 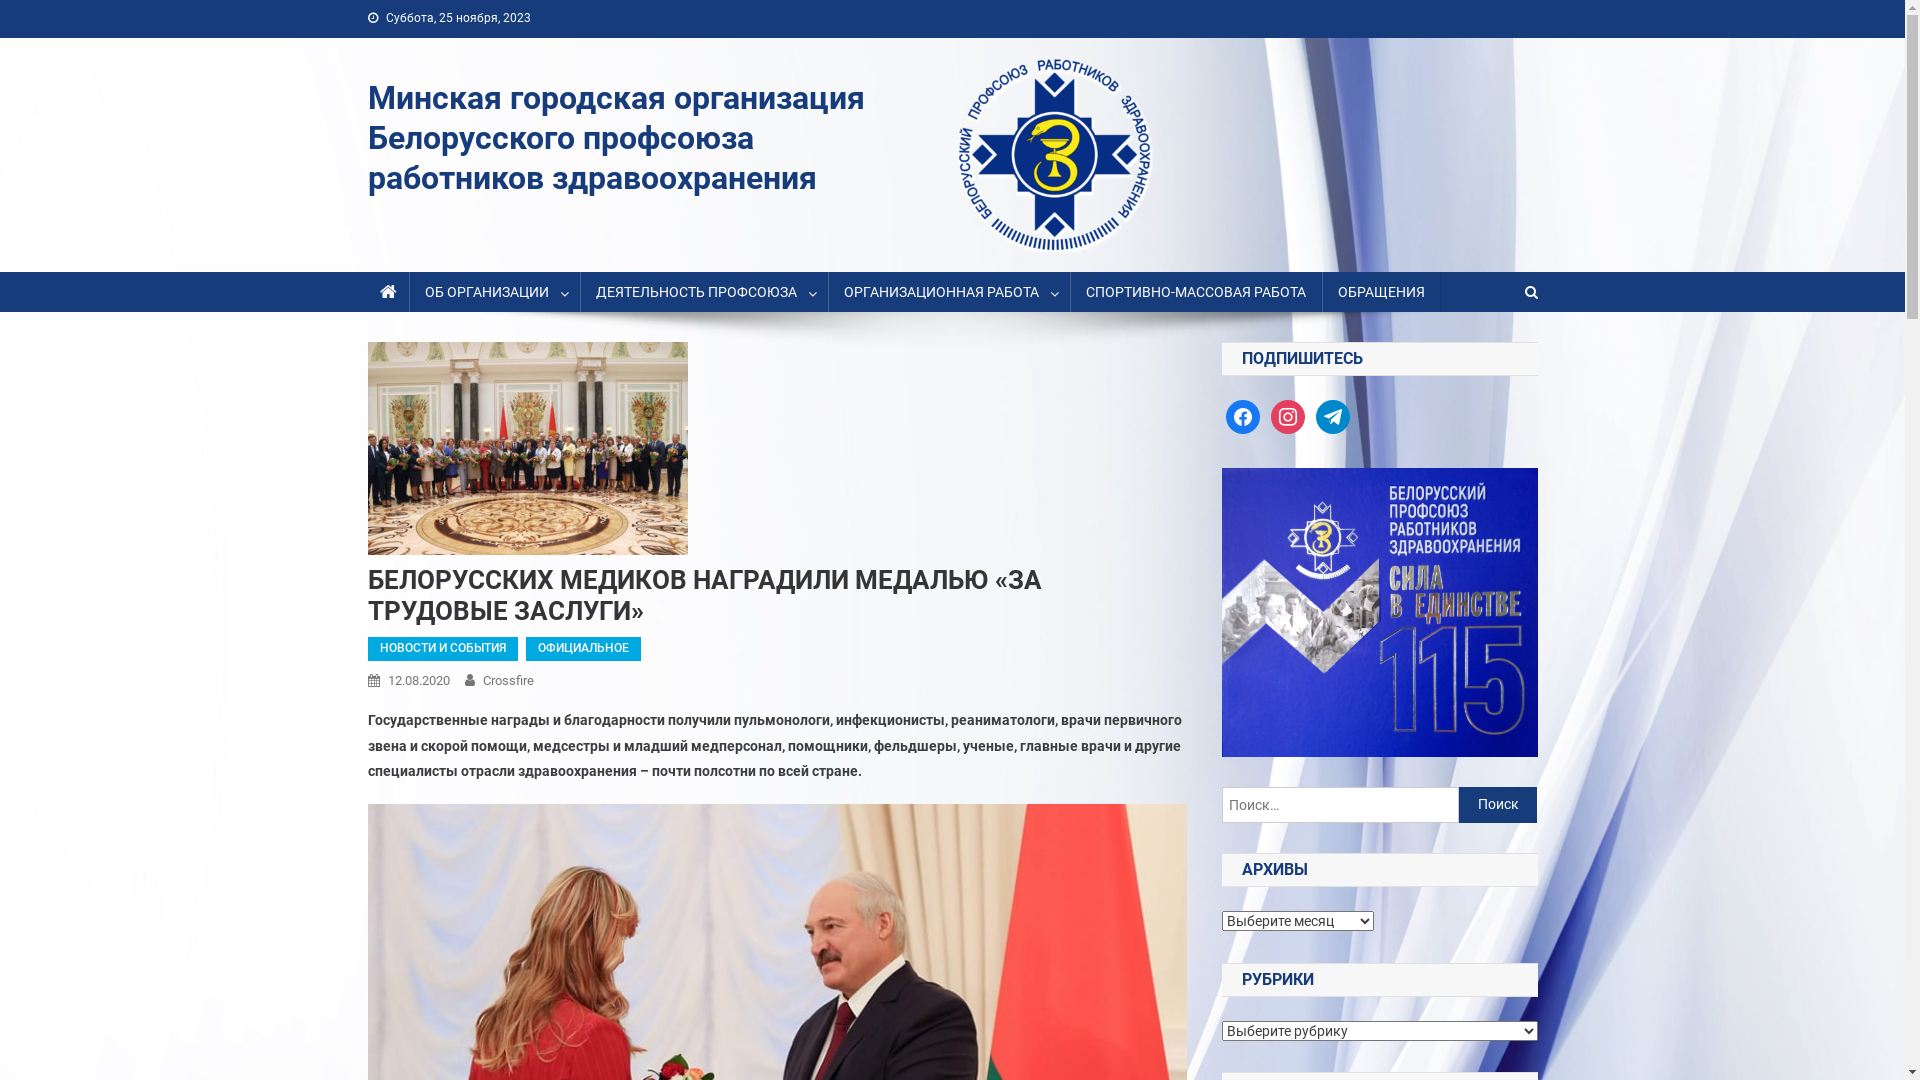 I want to click on 'Crossfire', so click(x=507, y=679).